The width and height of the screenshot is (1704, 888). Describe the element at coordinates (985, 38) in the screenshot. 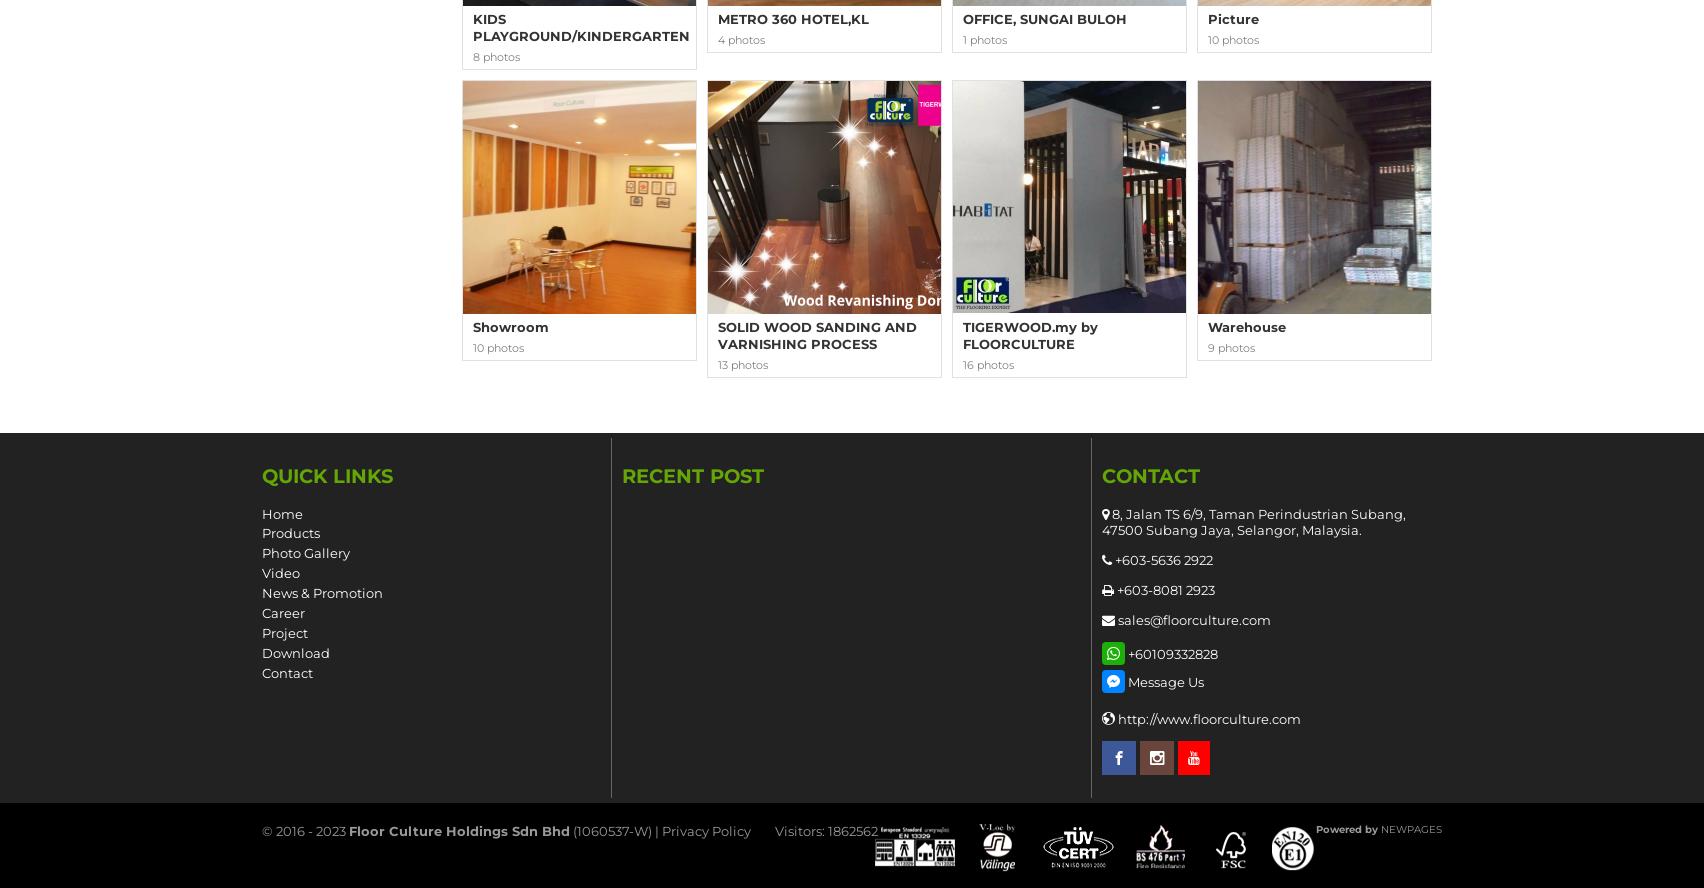

I see `'1 photos'` at that location.